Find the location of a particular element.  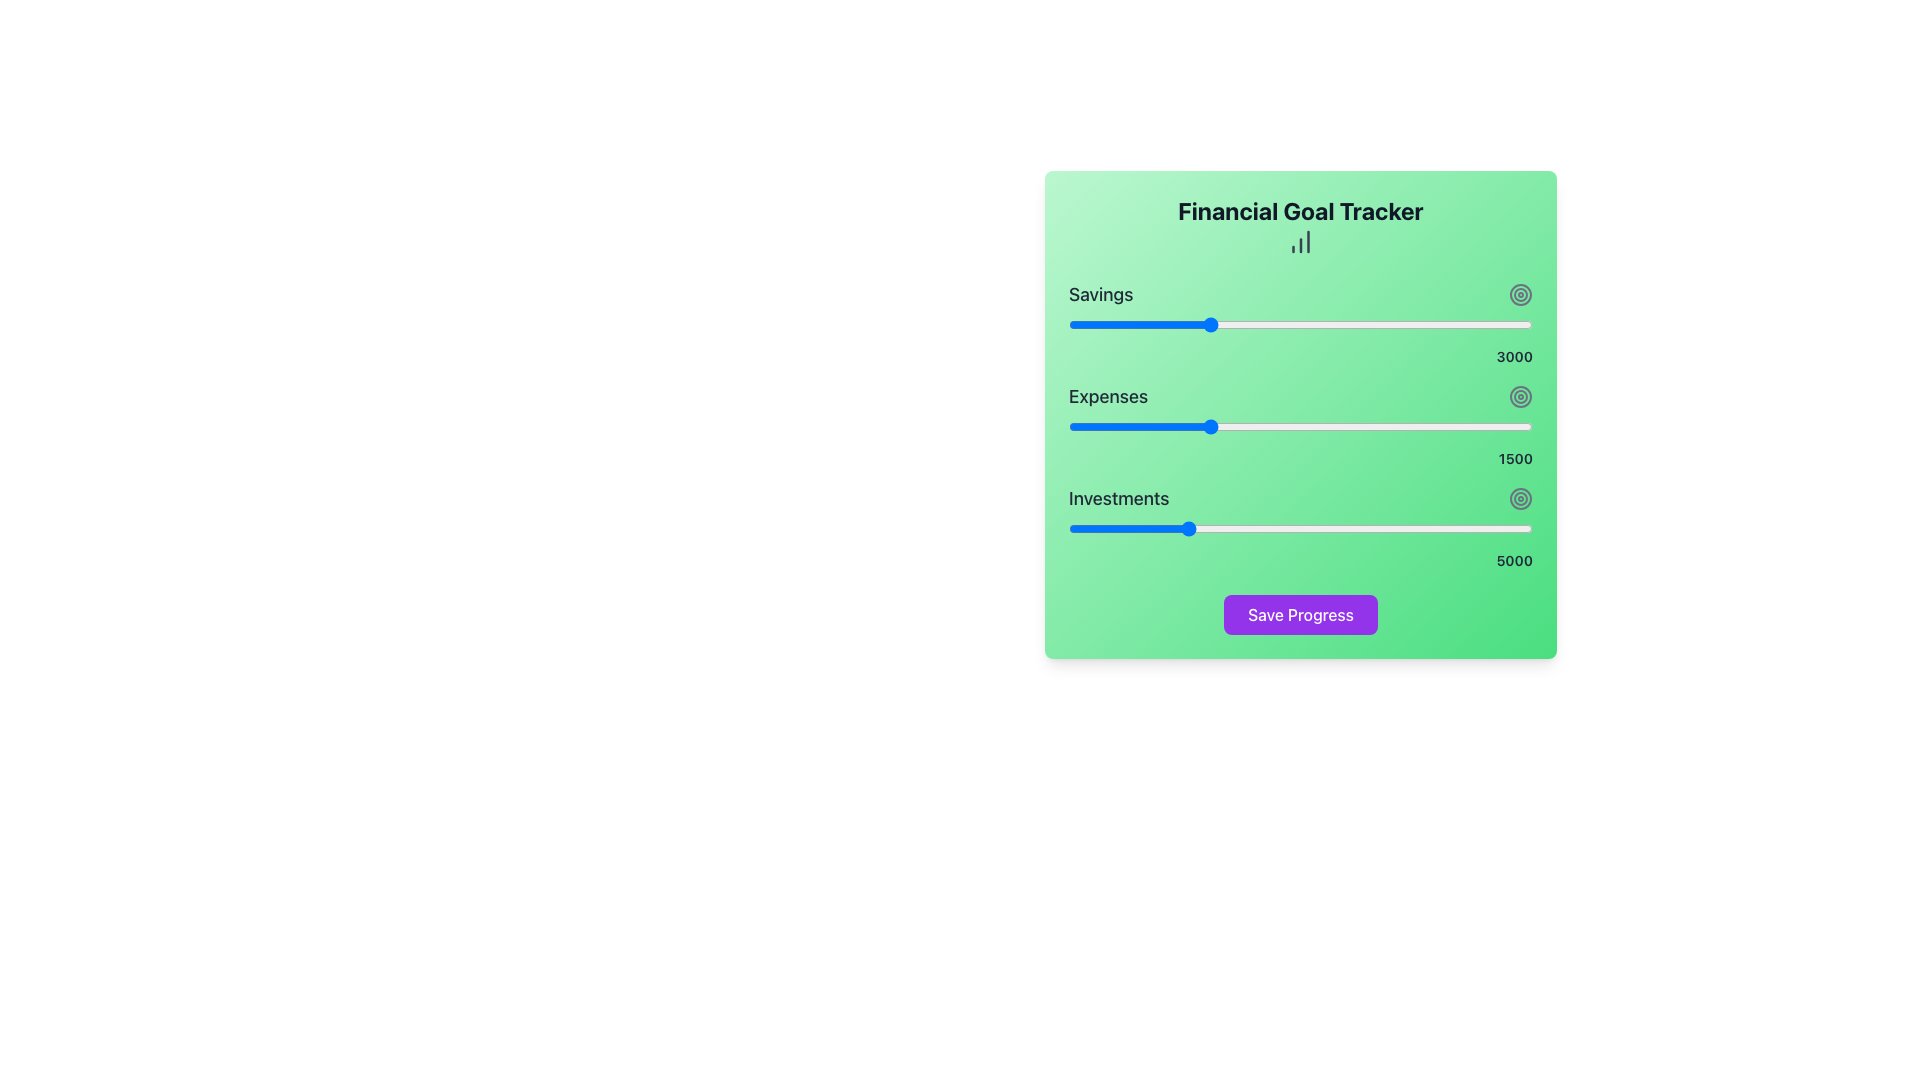

the save button located at the bottom of the financial goal tracker interface is located at coordinates (1300, 613).